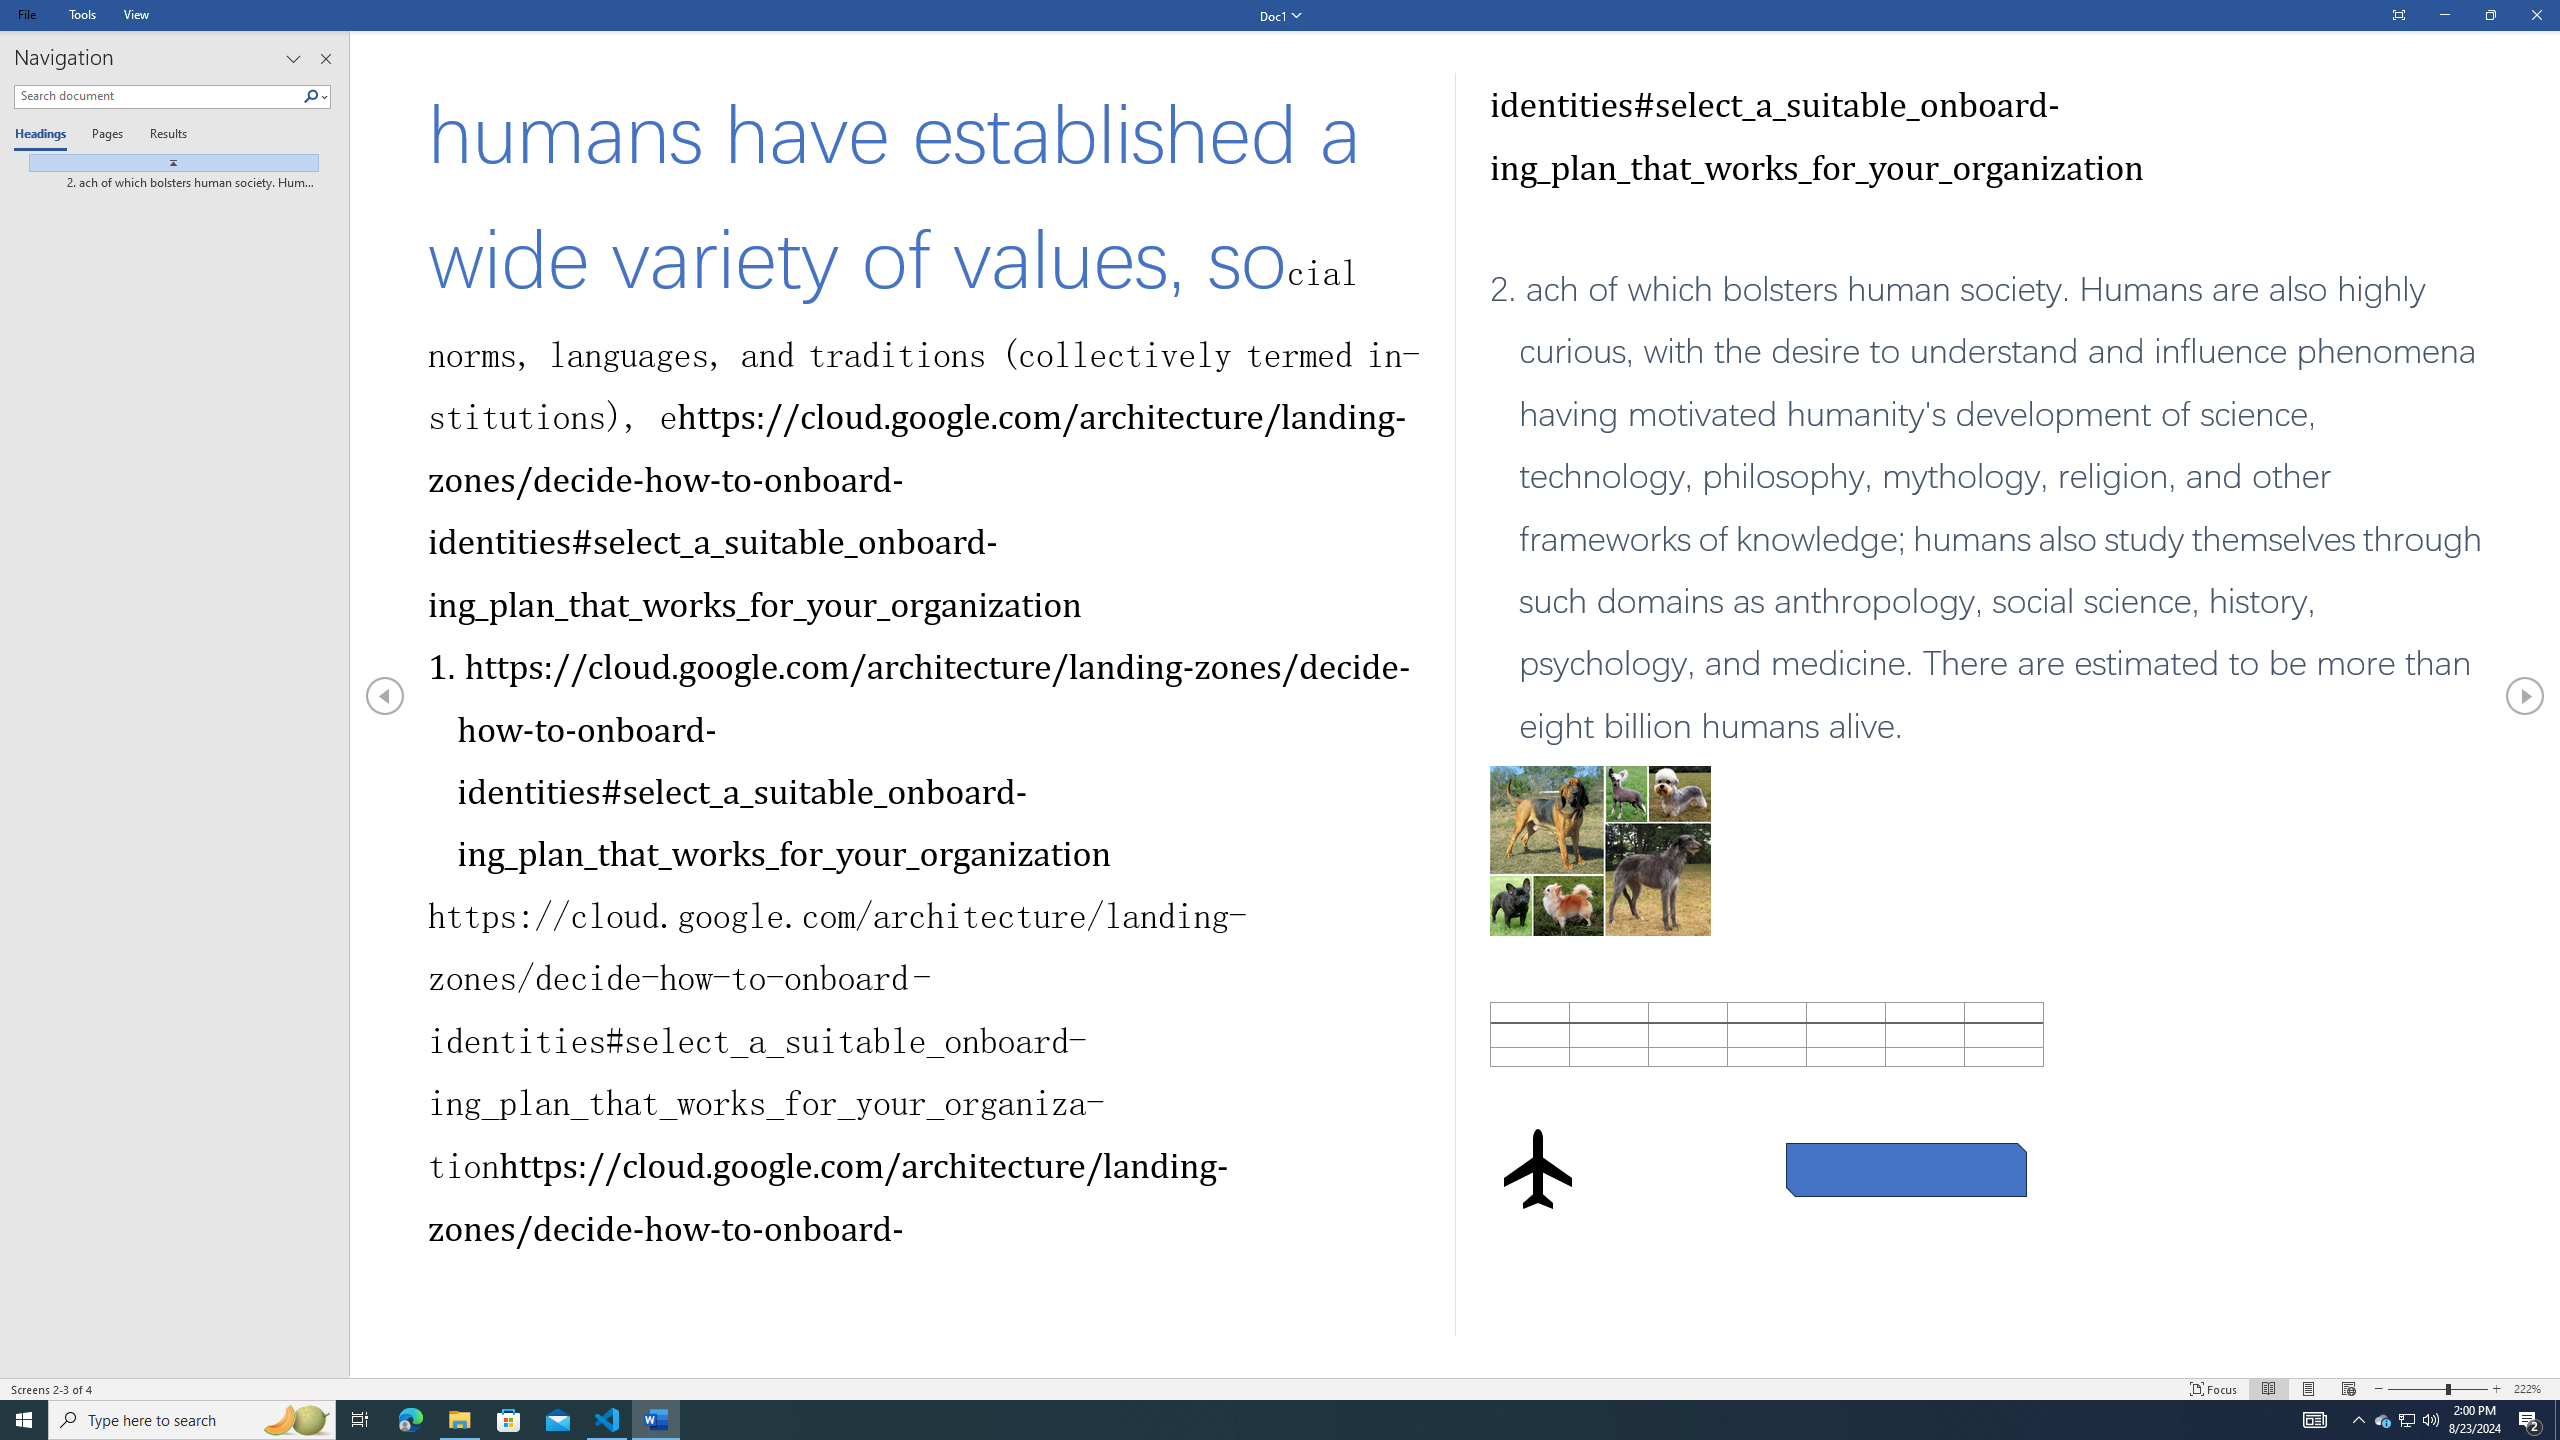 Image resolution: width=2560 pixels, height=1440 pixels. Describe the element at coordinates (158, 95) in the screenshot. I see `'Search document'` at that location.